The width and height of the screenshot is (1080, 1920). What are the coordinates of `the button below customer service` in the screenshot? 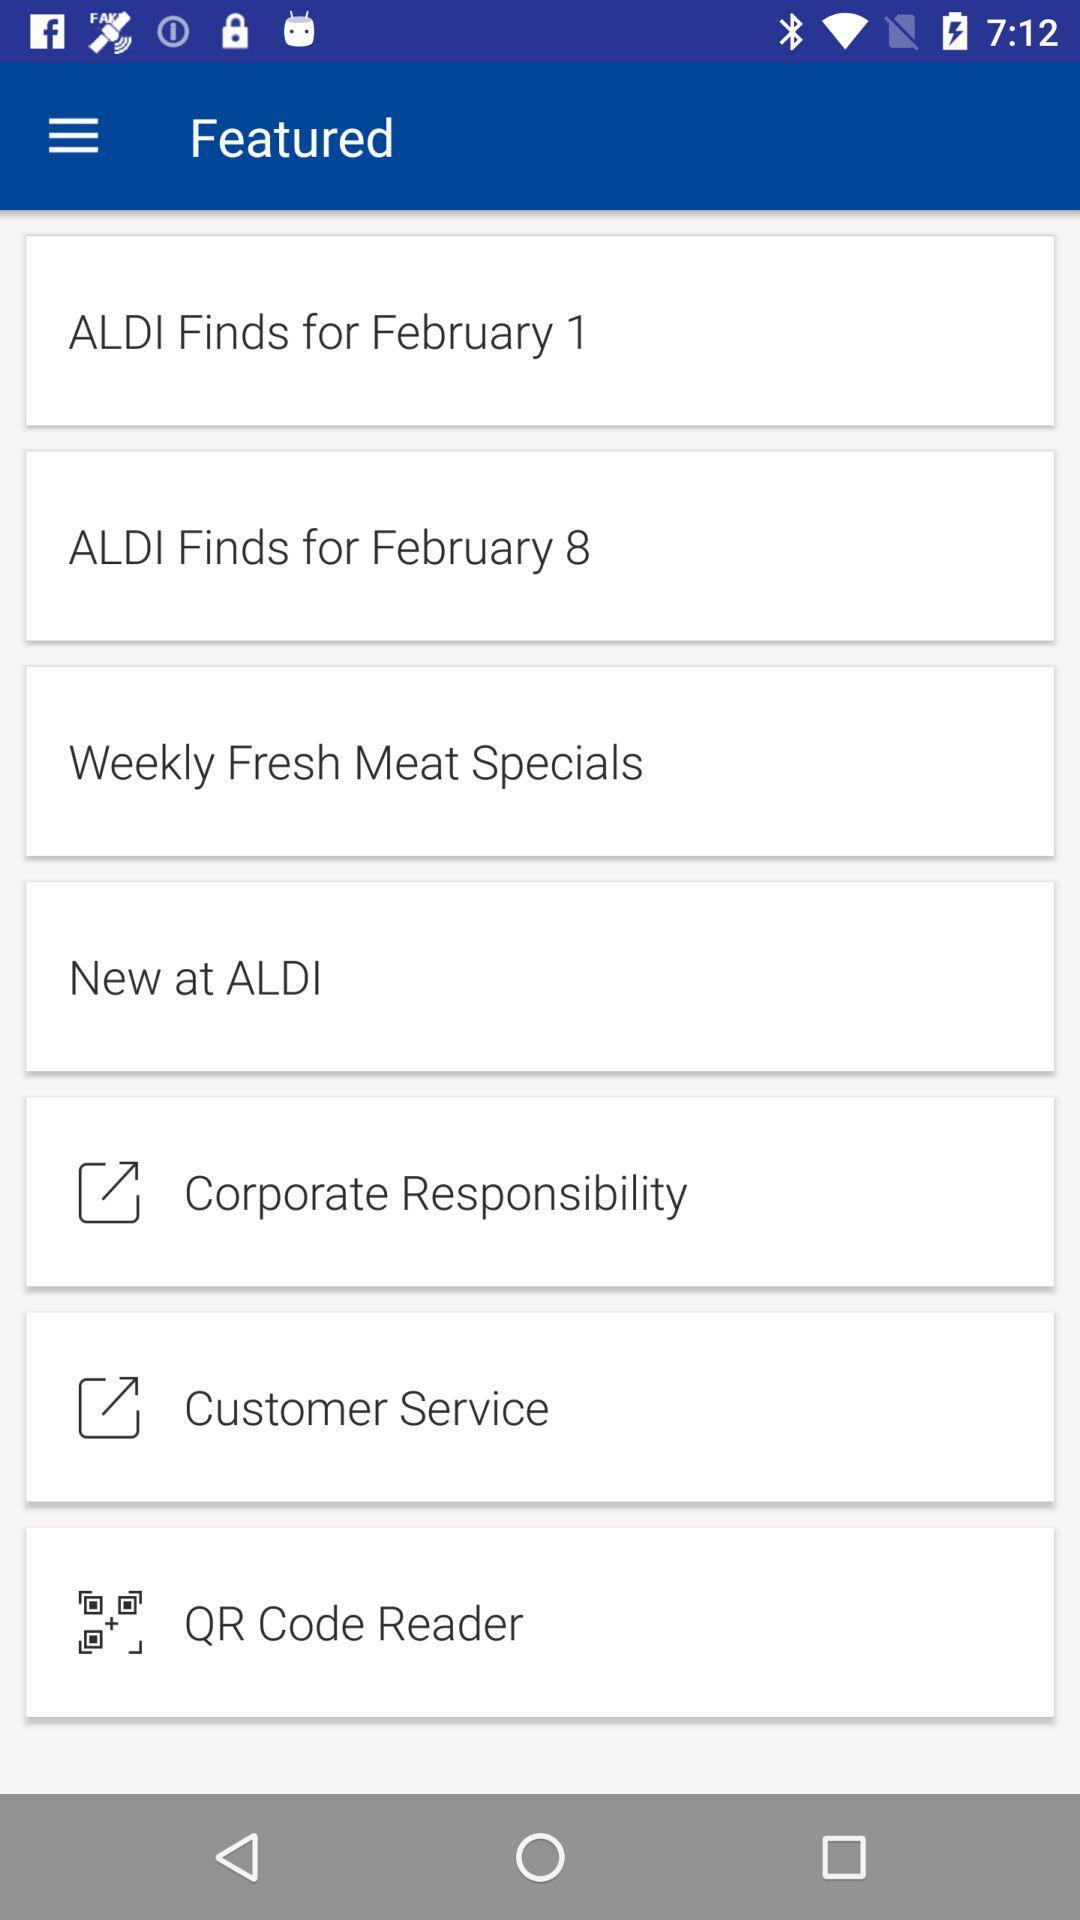 It's located at (540, 1622).